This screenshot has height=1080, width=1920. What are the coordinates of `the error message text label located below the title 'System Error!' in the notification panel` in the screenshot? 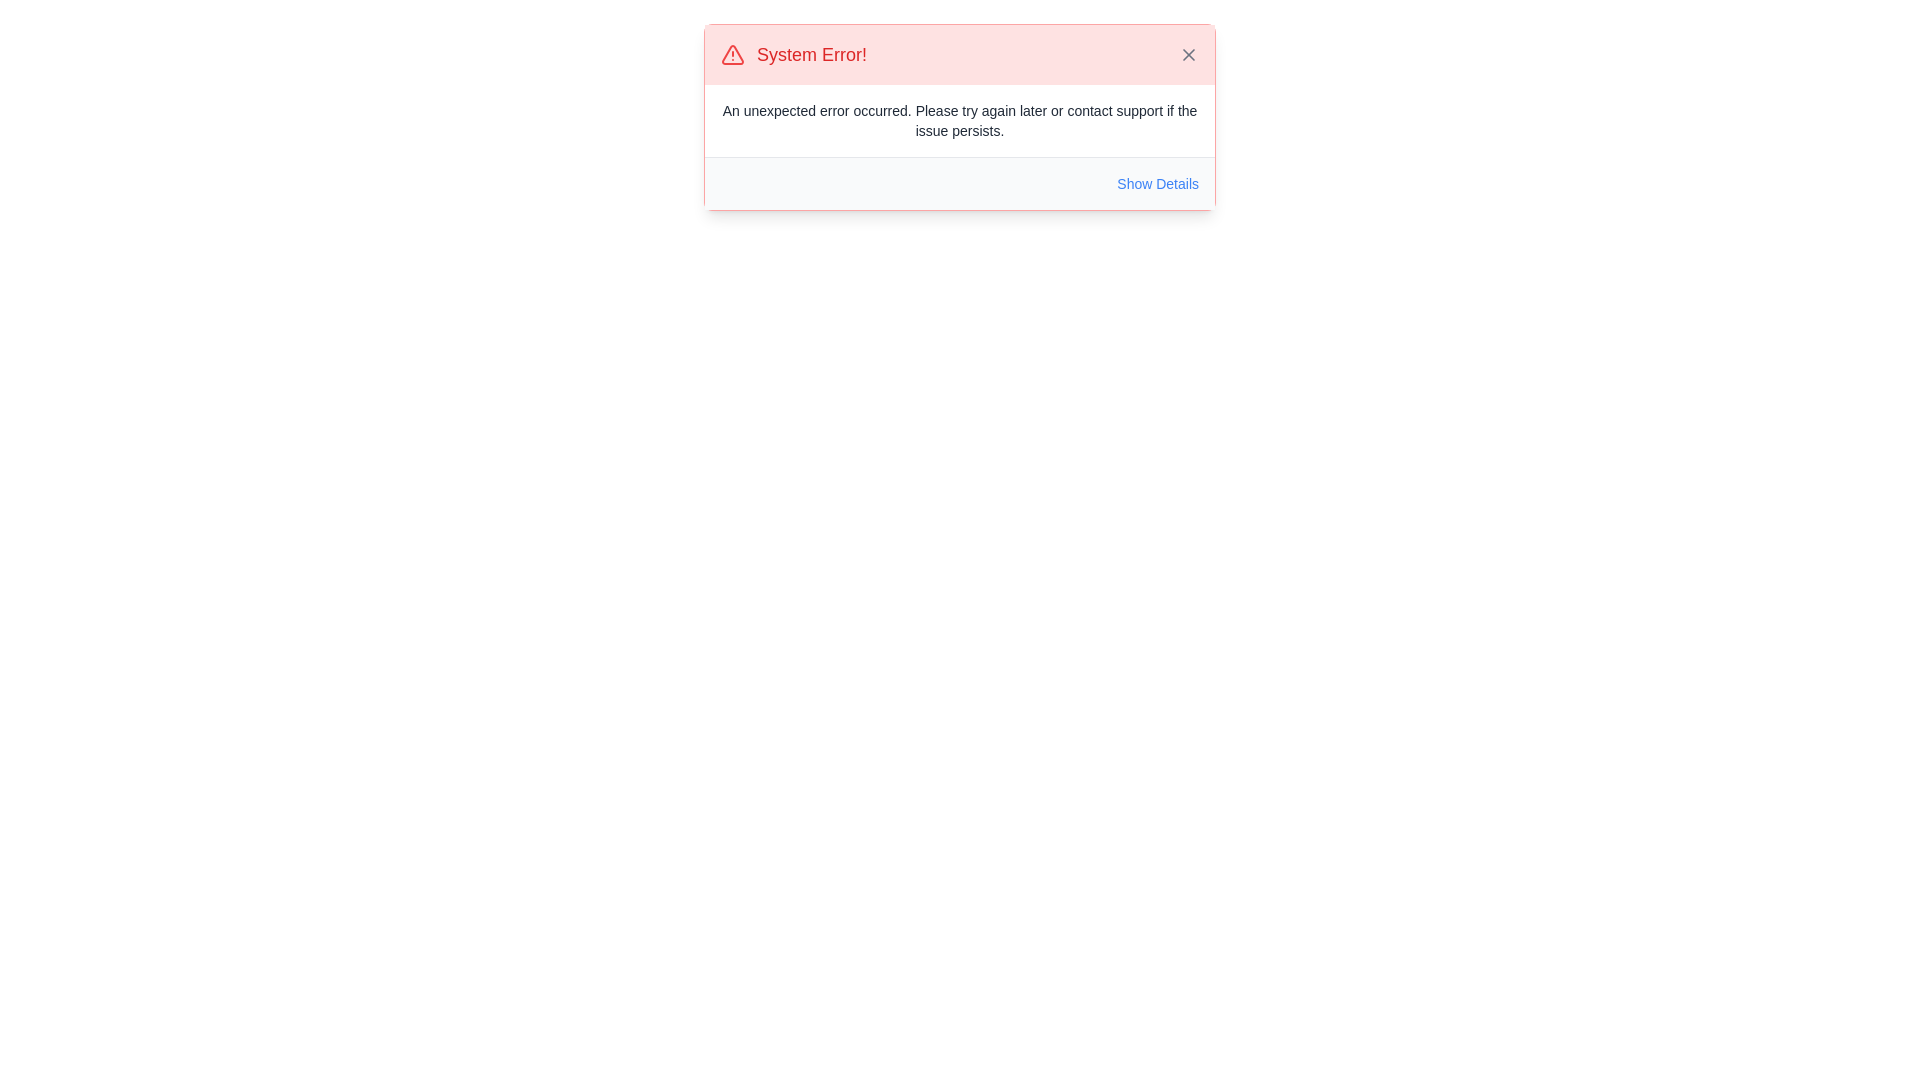 It's located at (960, 120).